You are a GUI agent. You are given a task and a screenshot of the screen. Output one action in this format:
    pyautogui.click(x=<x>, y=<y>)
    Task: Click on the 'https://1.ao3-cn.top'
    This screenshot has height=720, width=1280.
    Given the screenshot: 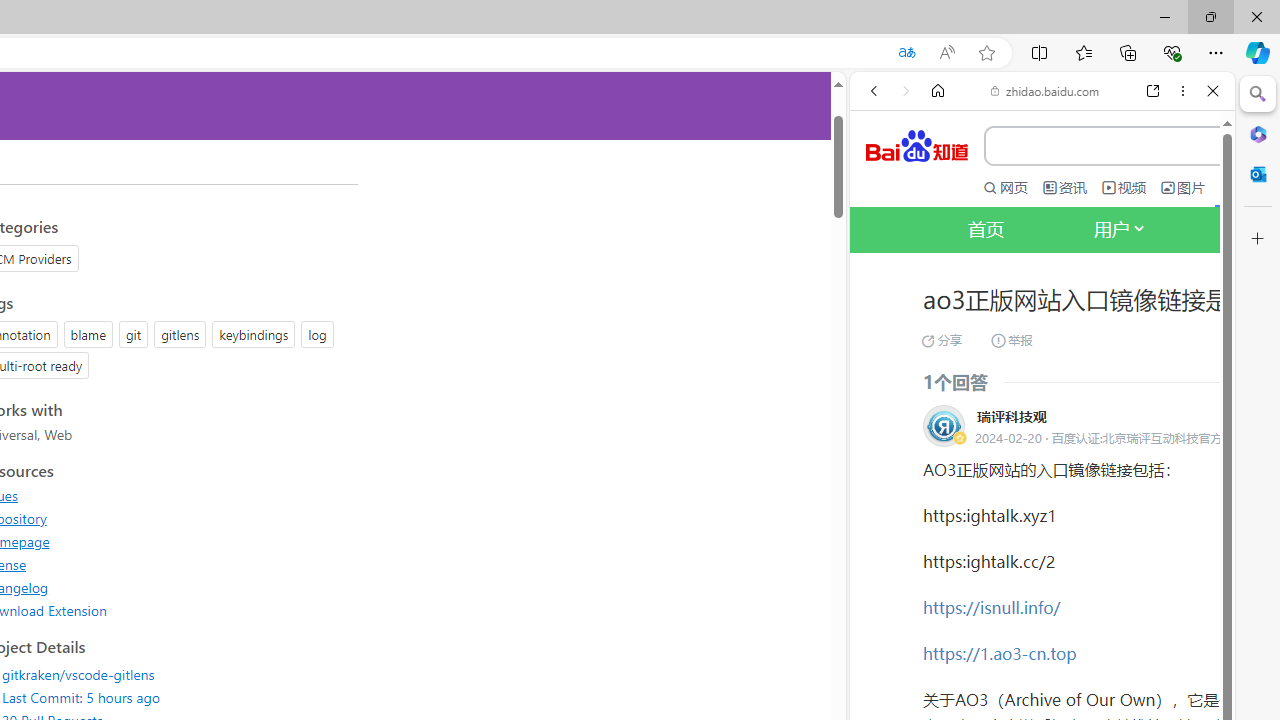 What is the action you would take?
    pyautogui.click(x=999, y=653)
    